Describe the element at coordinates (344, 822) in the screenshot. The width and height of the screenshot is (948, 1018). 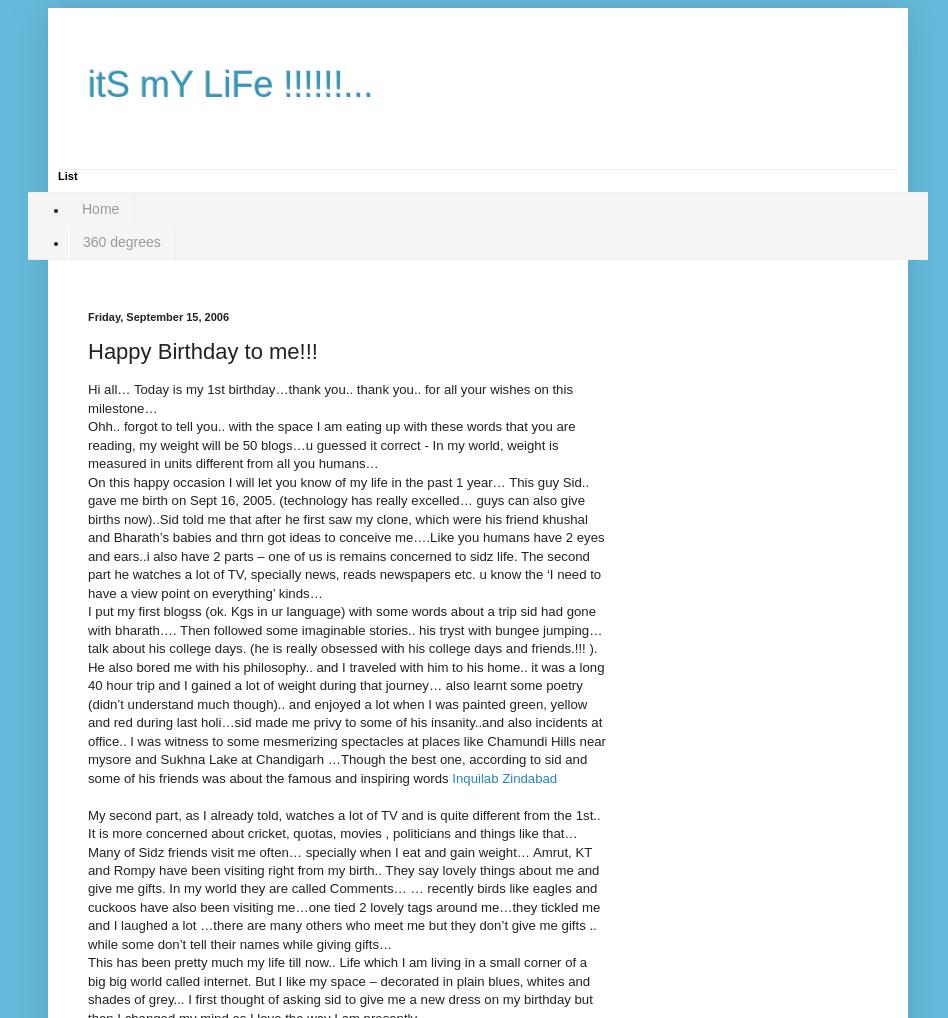
I see `'My second part, as I already told, watches a lot of TV and is quite different from the 1st.. It is more concerned about cricket, quotas, movies , politicians and things like that…'` at that location.